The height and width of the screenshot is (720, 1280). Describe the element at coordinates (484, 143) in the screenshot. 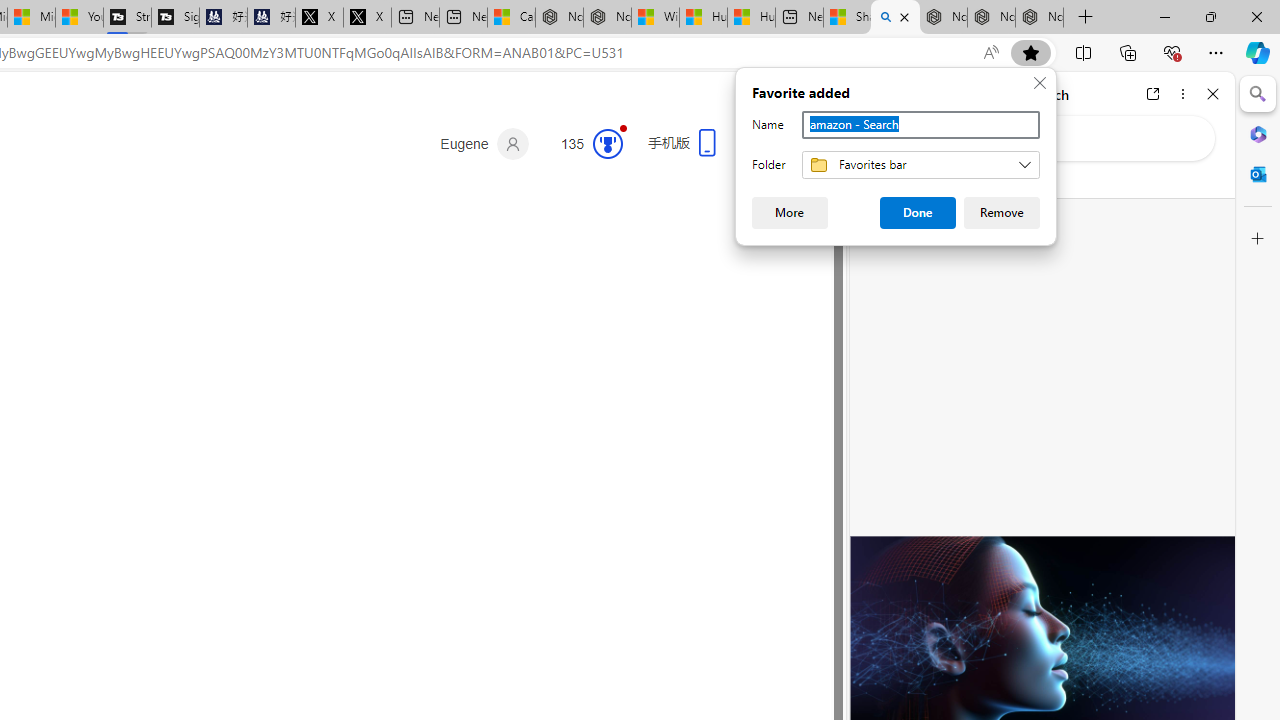

I see `'Eugene'` at that location.